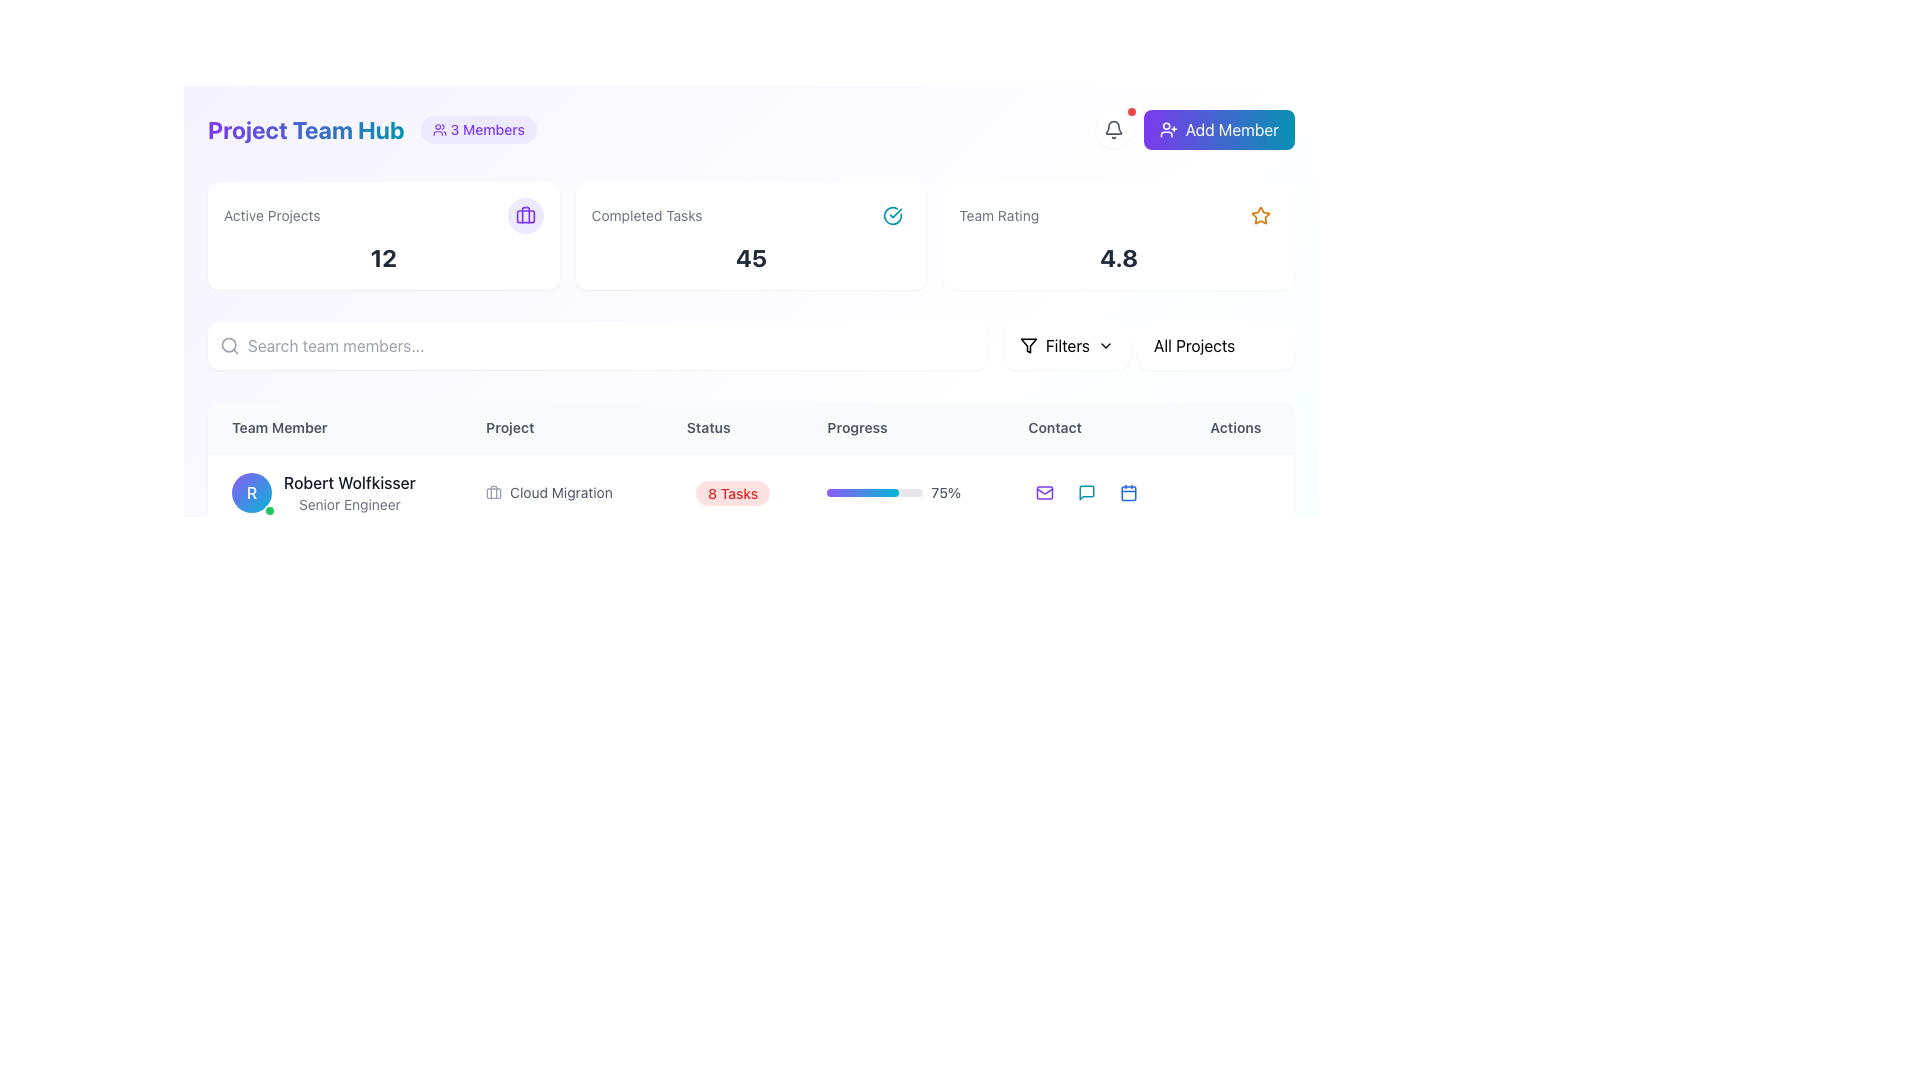 This screenshot has height=1080, width=1920. Describe the element at coordinates (875, 569) in the screenshot. I see `the Horizontal Progress Bar representing 60% completion of the 'Cloud Migration' project in the Progress column` at that location.